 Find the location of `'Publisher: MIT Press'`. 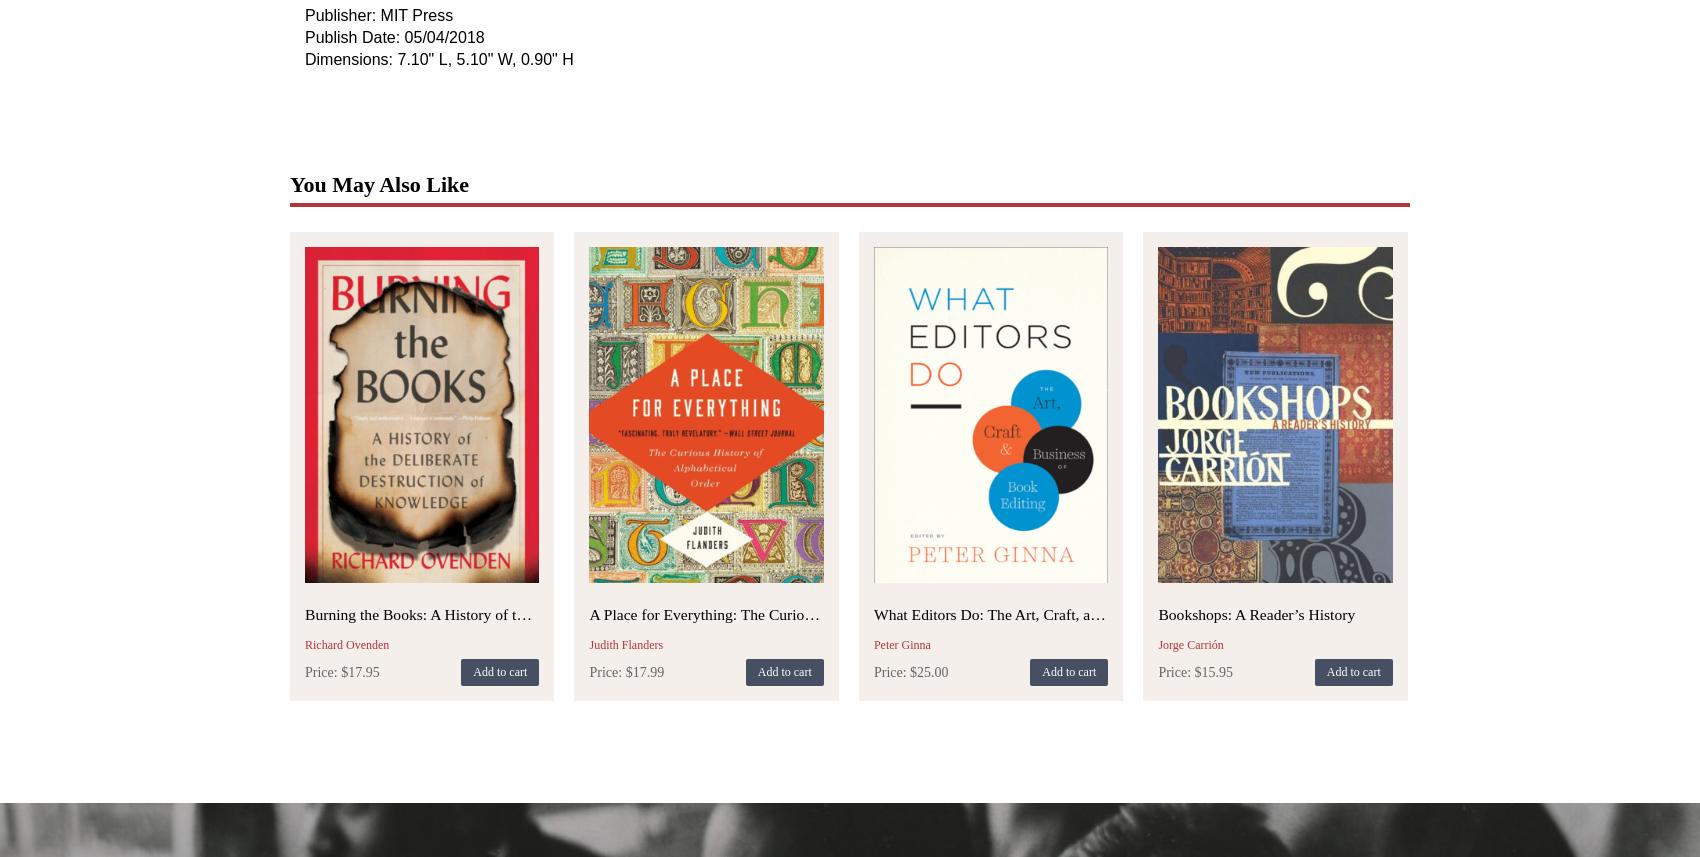

'Publisher: MIT Press' is located at coordinates (304, 14).